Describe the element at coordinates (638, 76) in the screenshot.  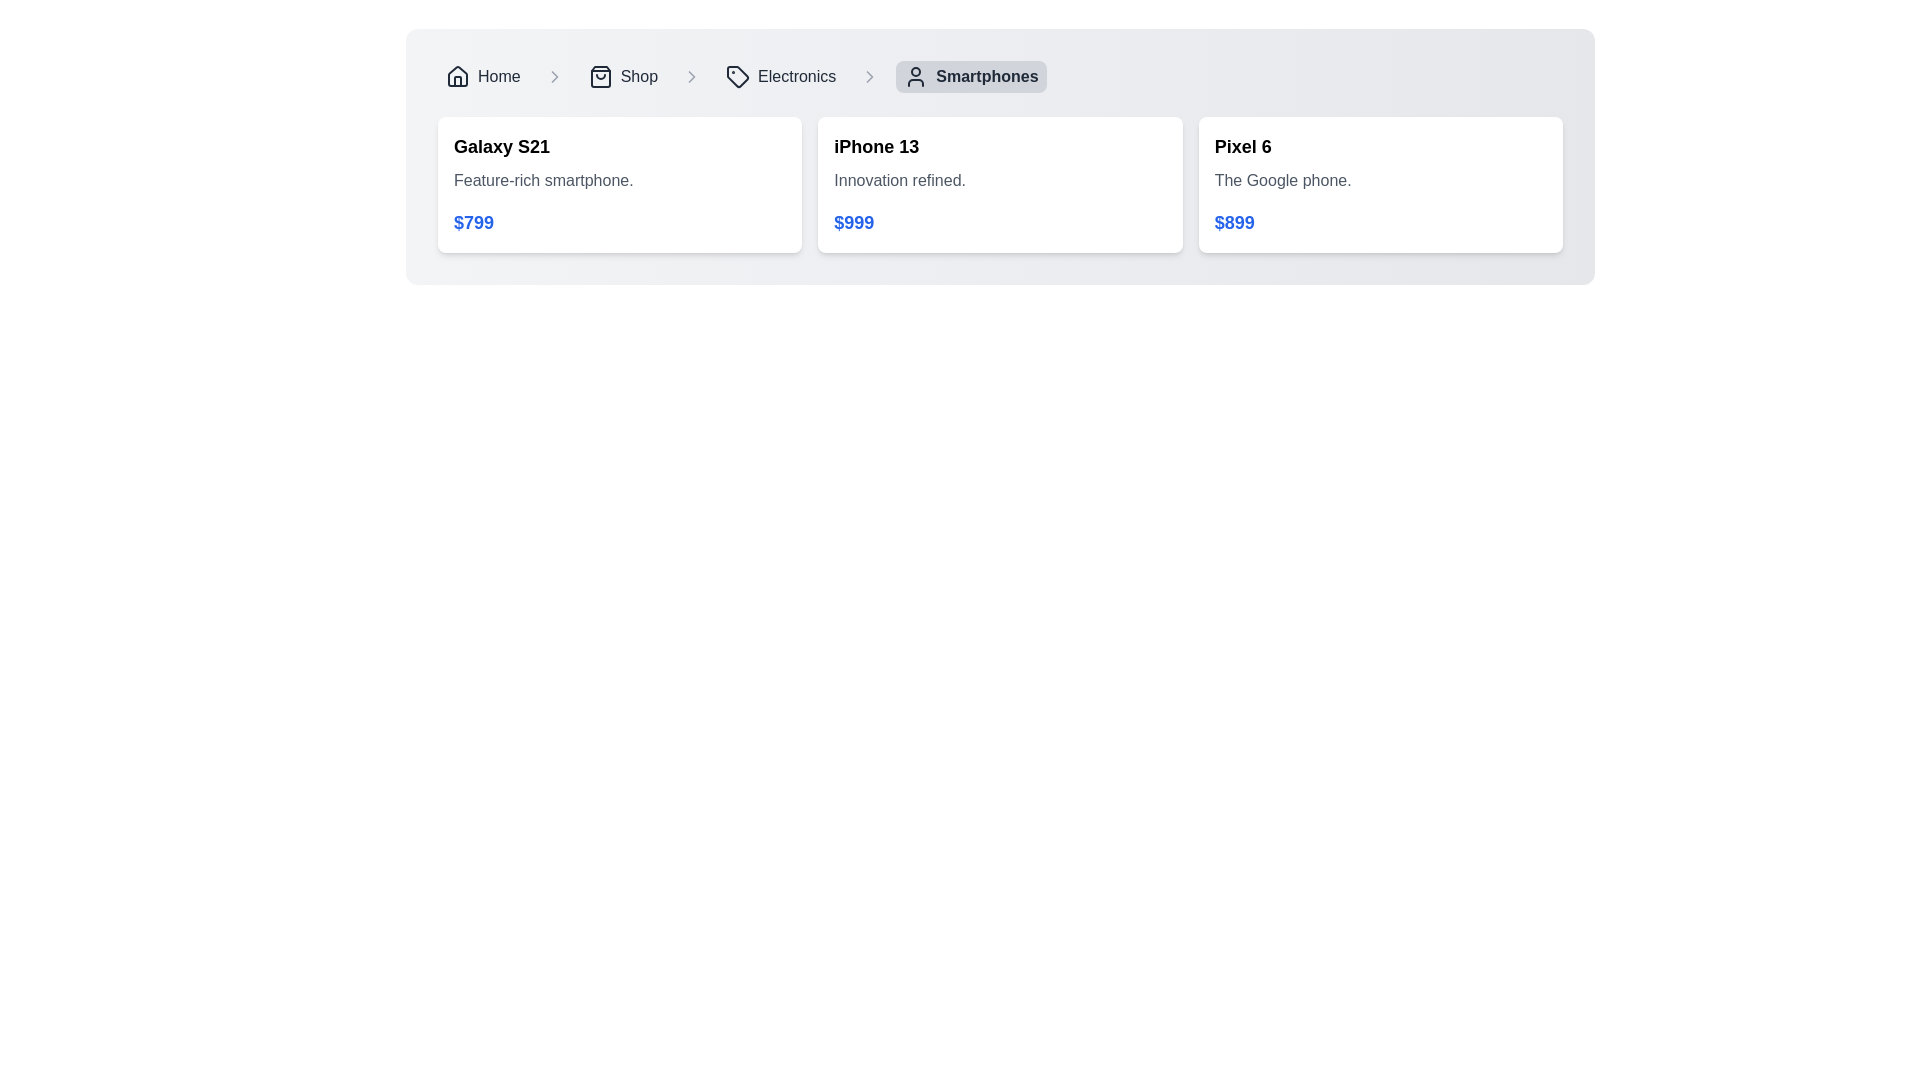
I see `the 'Shop' text label in the breadcrumb navigation bar` at that location.